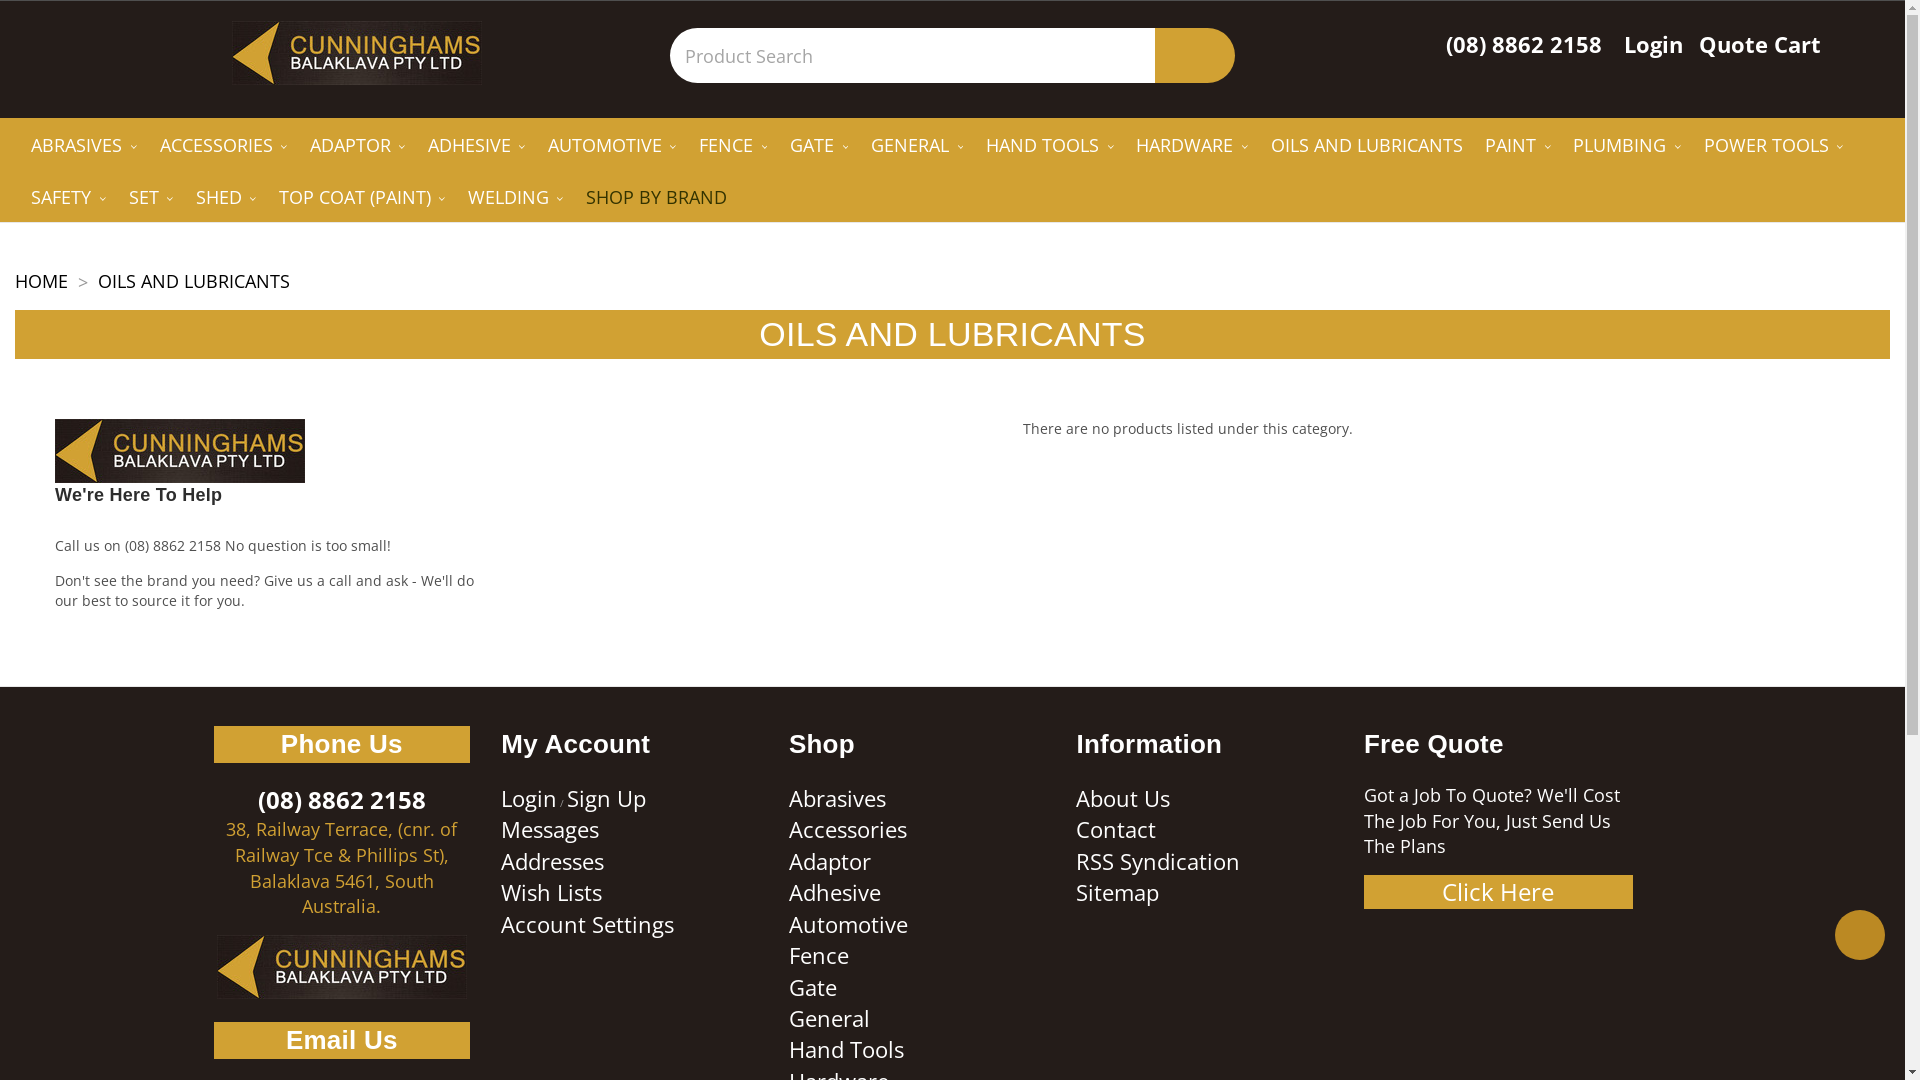  Describe the element at coordinates (68, 199) in the screenshot. I see `'SAFETY'` at that location.